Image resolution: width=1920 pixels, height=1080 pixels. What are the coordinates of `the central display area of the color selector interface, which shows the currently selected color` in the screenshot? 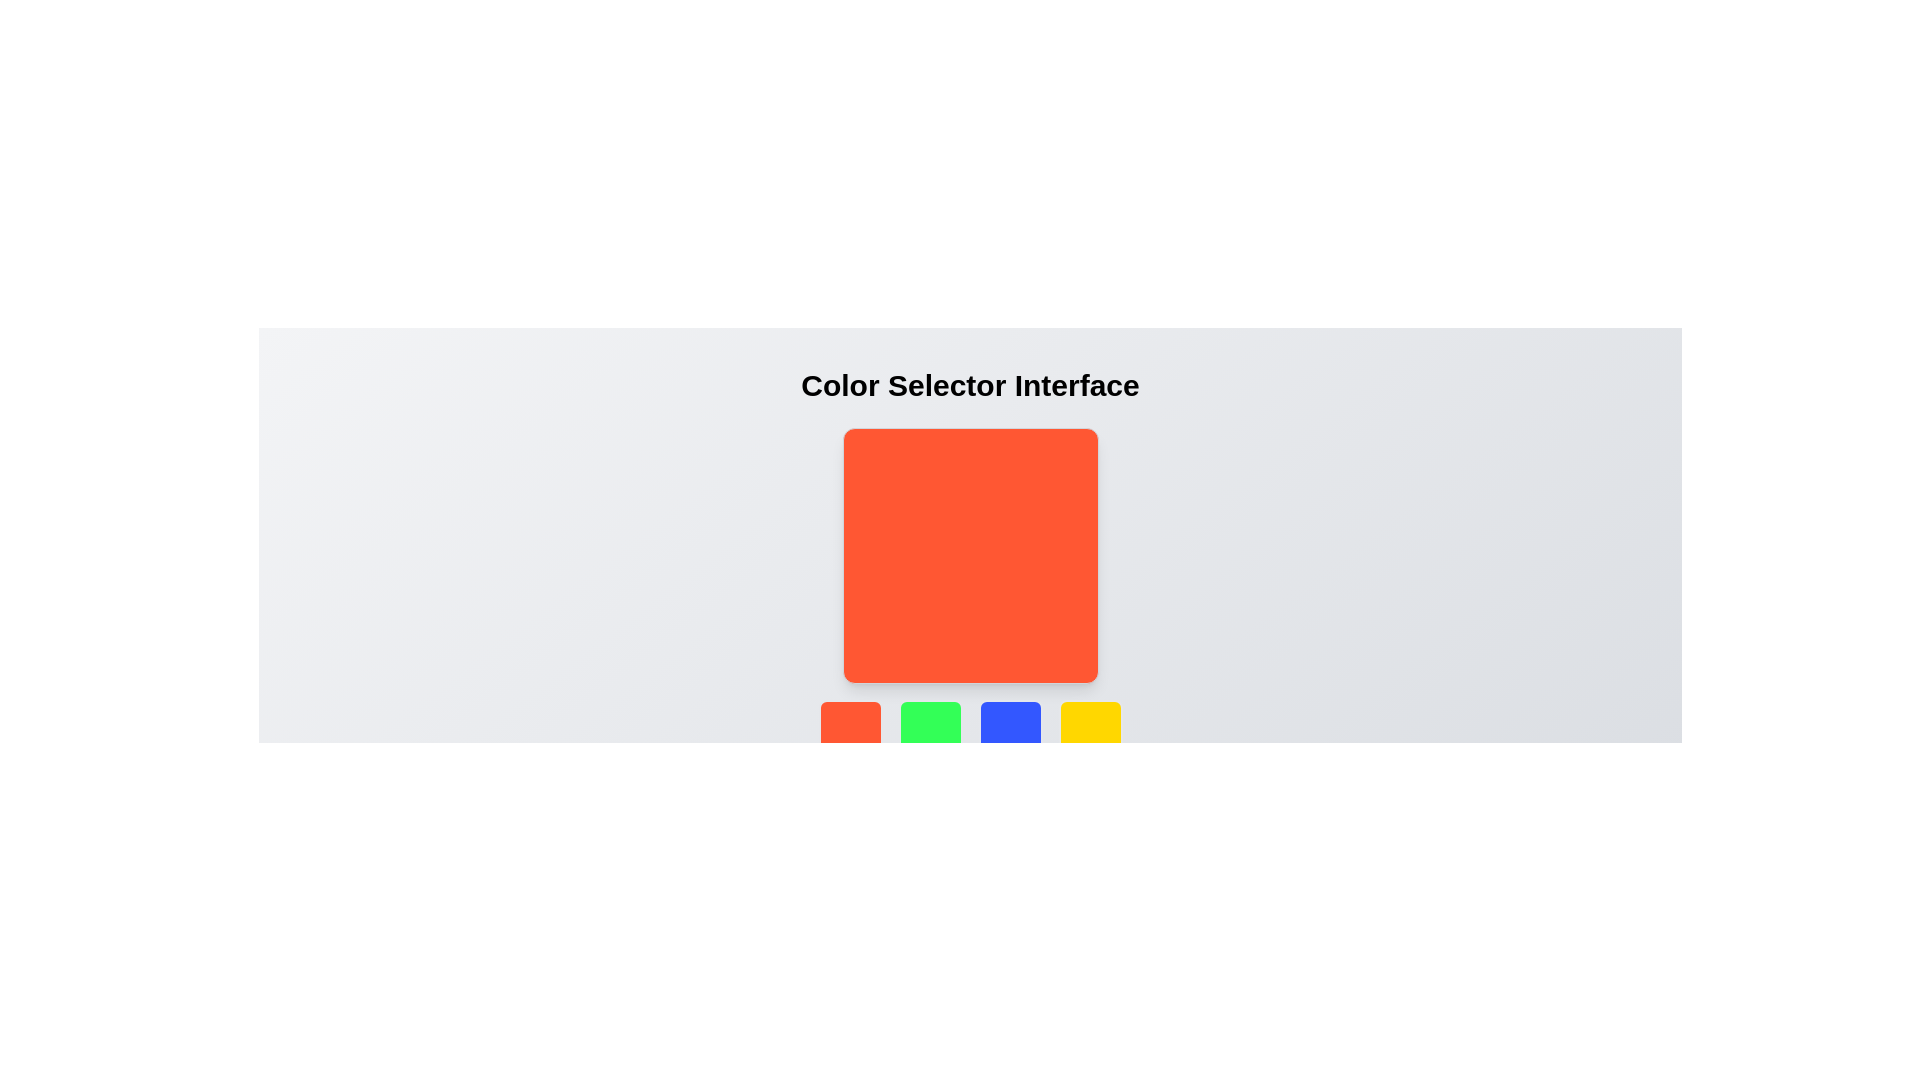 It's located at (970, 555).